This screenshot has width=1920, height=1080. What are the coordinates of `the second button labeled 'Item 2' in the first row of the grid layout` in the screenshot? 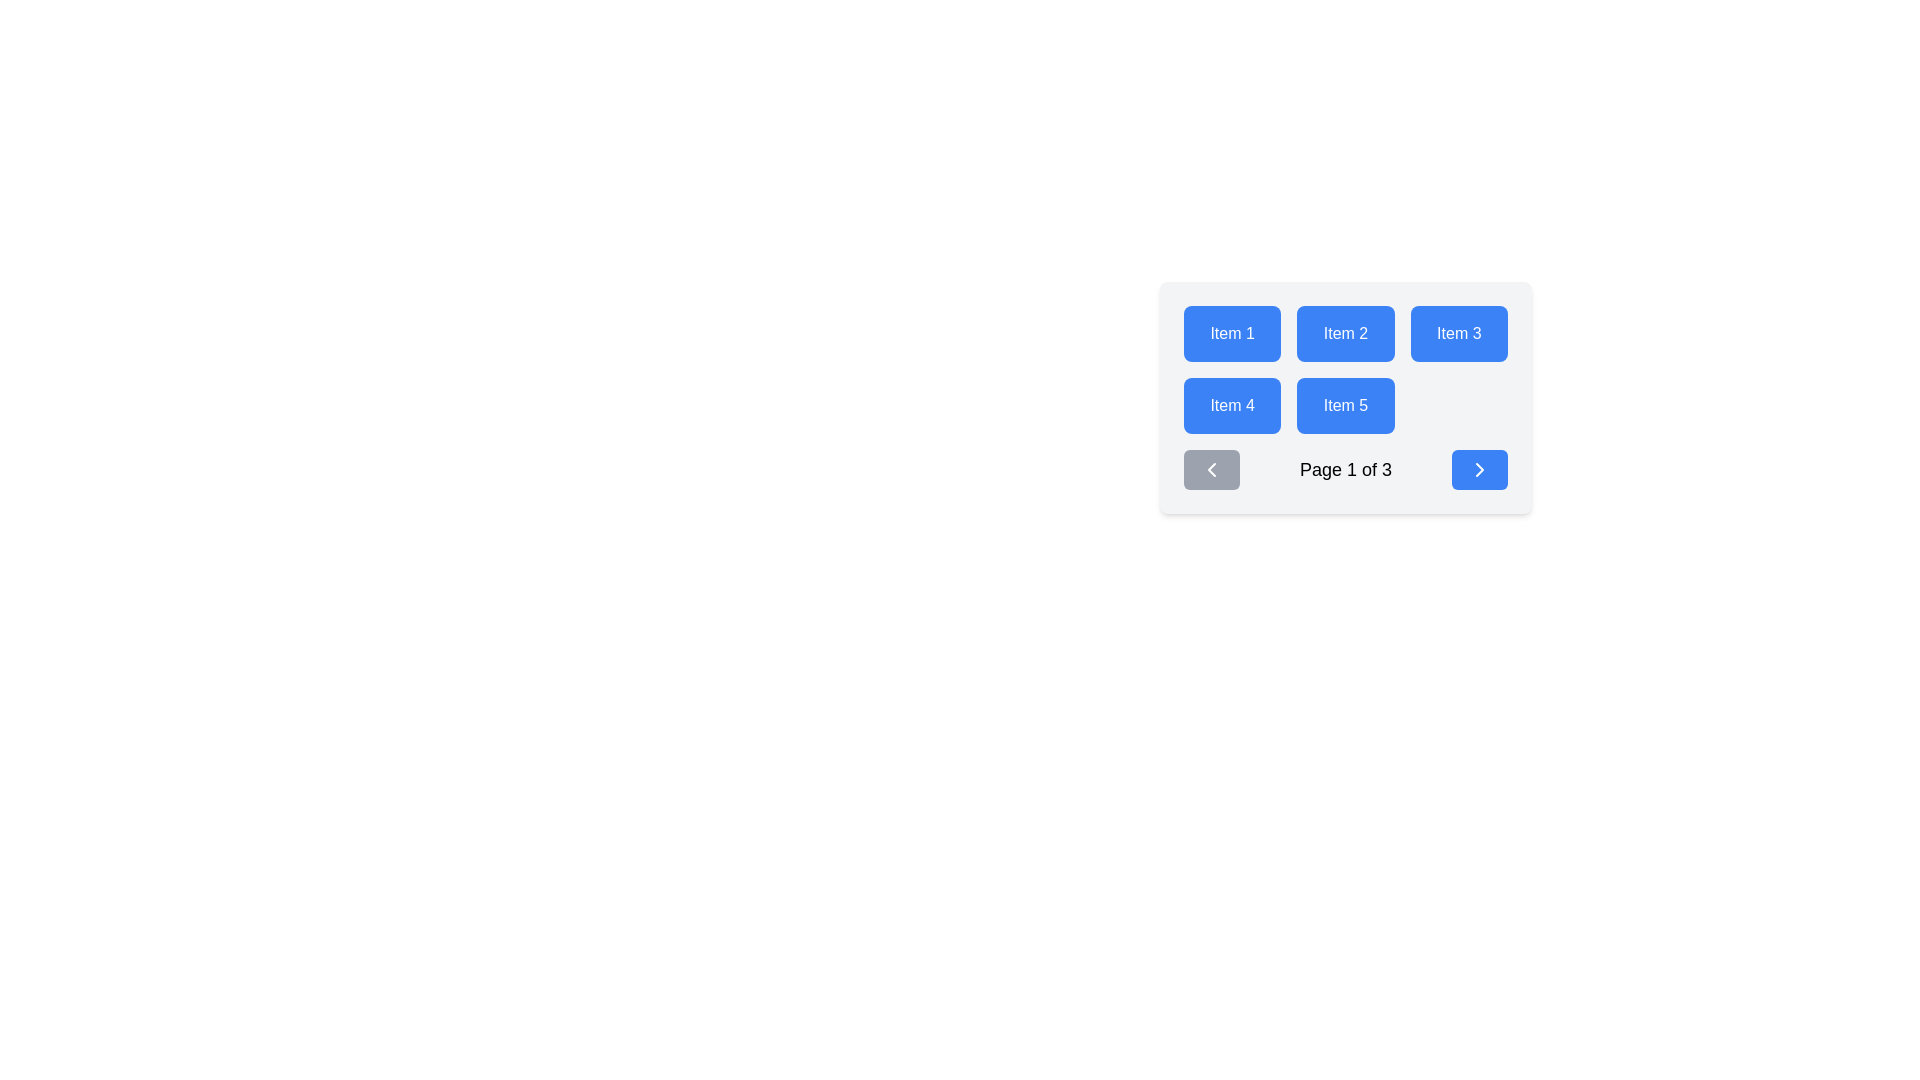 It's located at (1345, 333).